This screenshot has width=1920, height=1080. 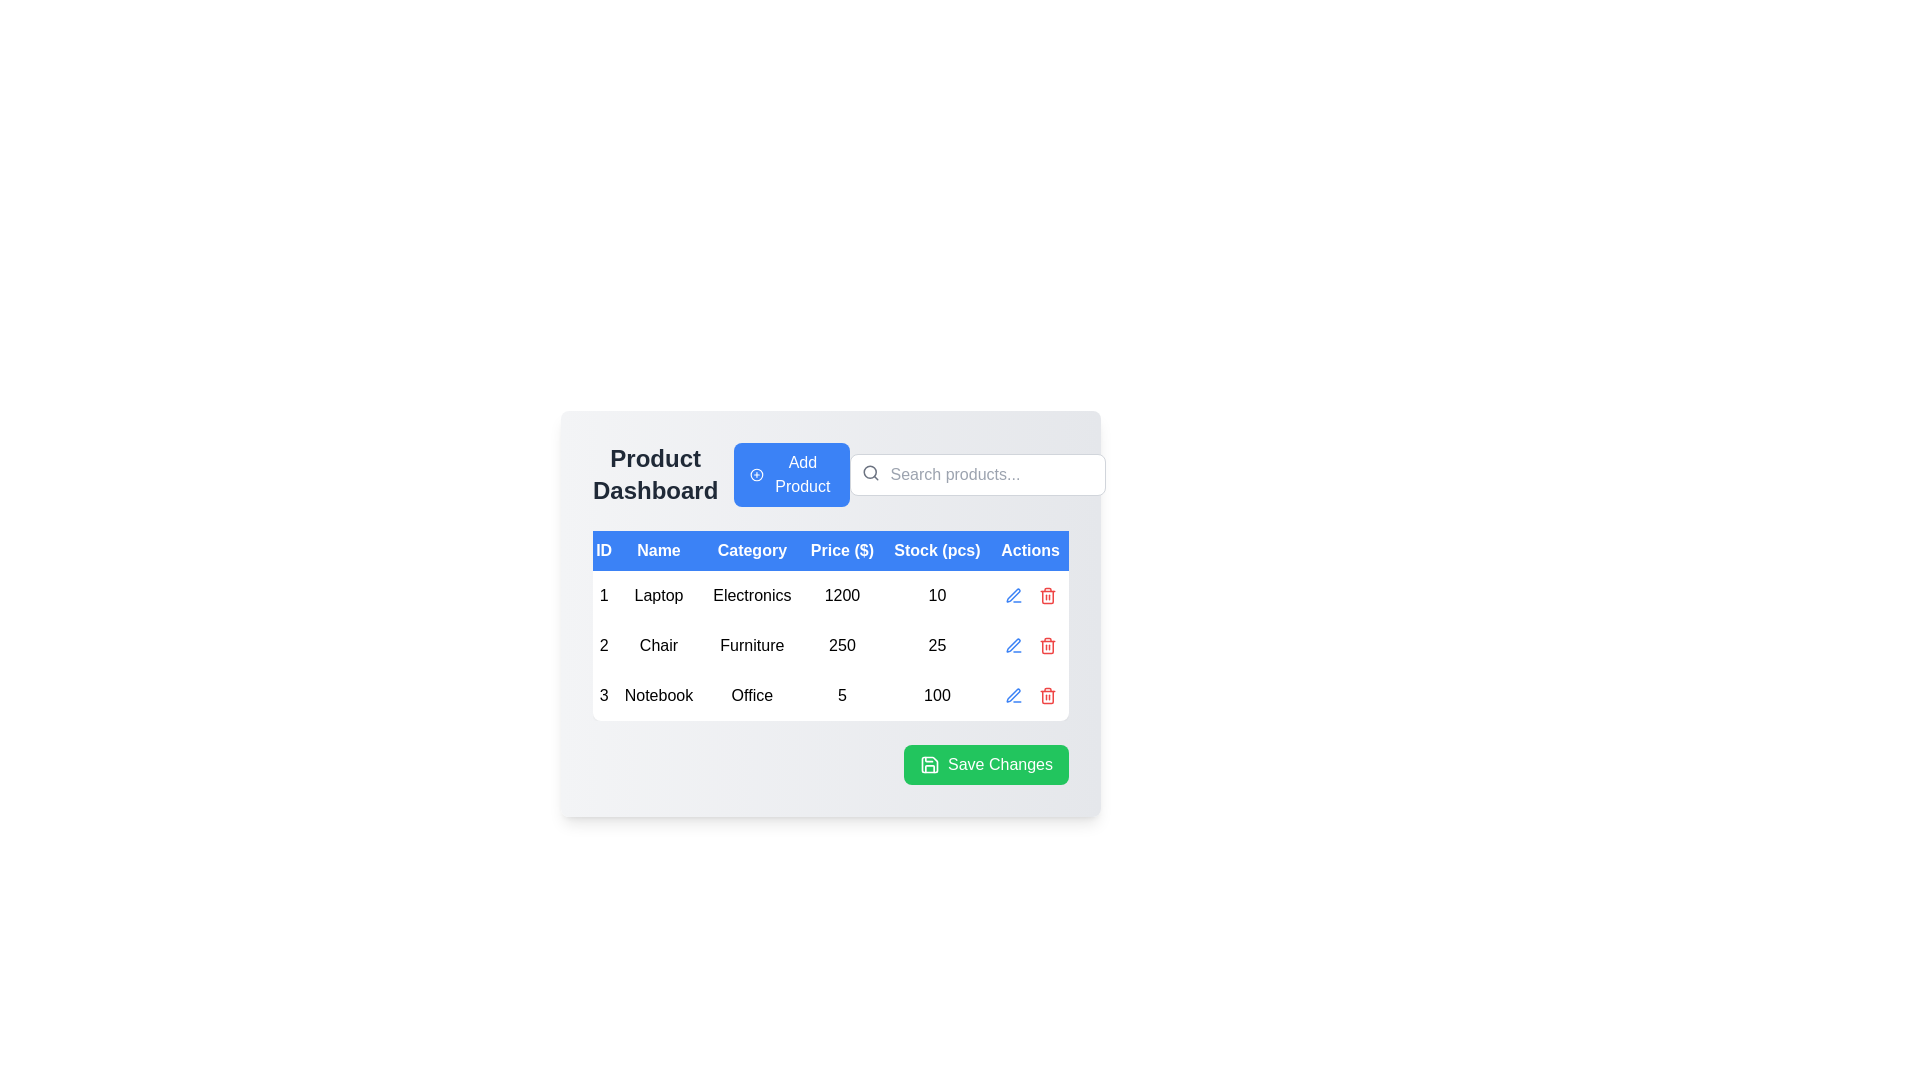 I want to click on the table cell containing the numeric text '250' in the 'Price ($)' column, specifically in the second row corresponding to the 'Chair' product entry, so click(x=830, y=655).